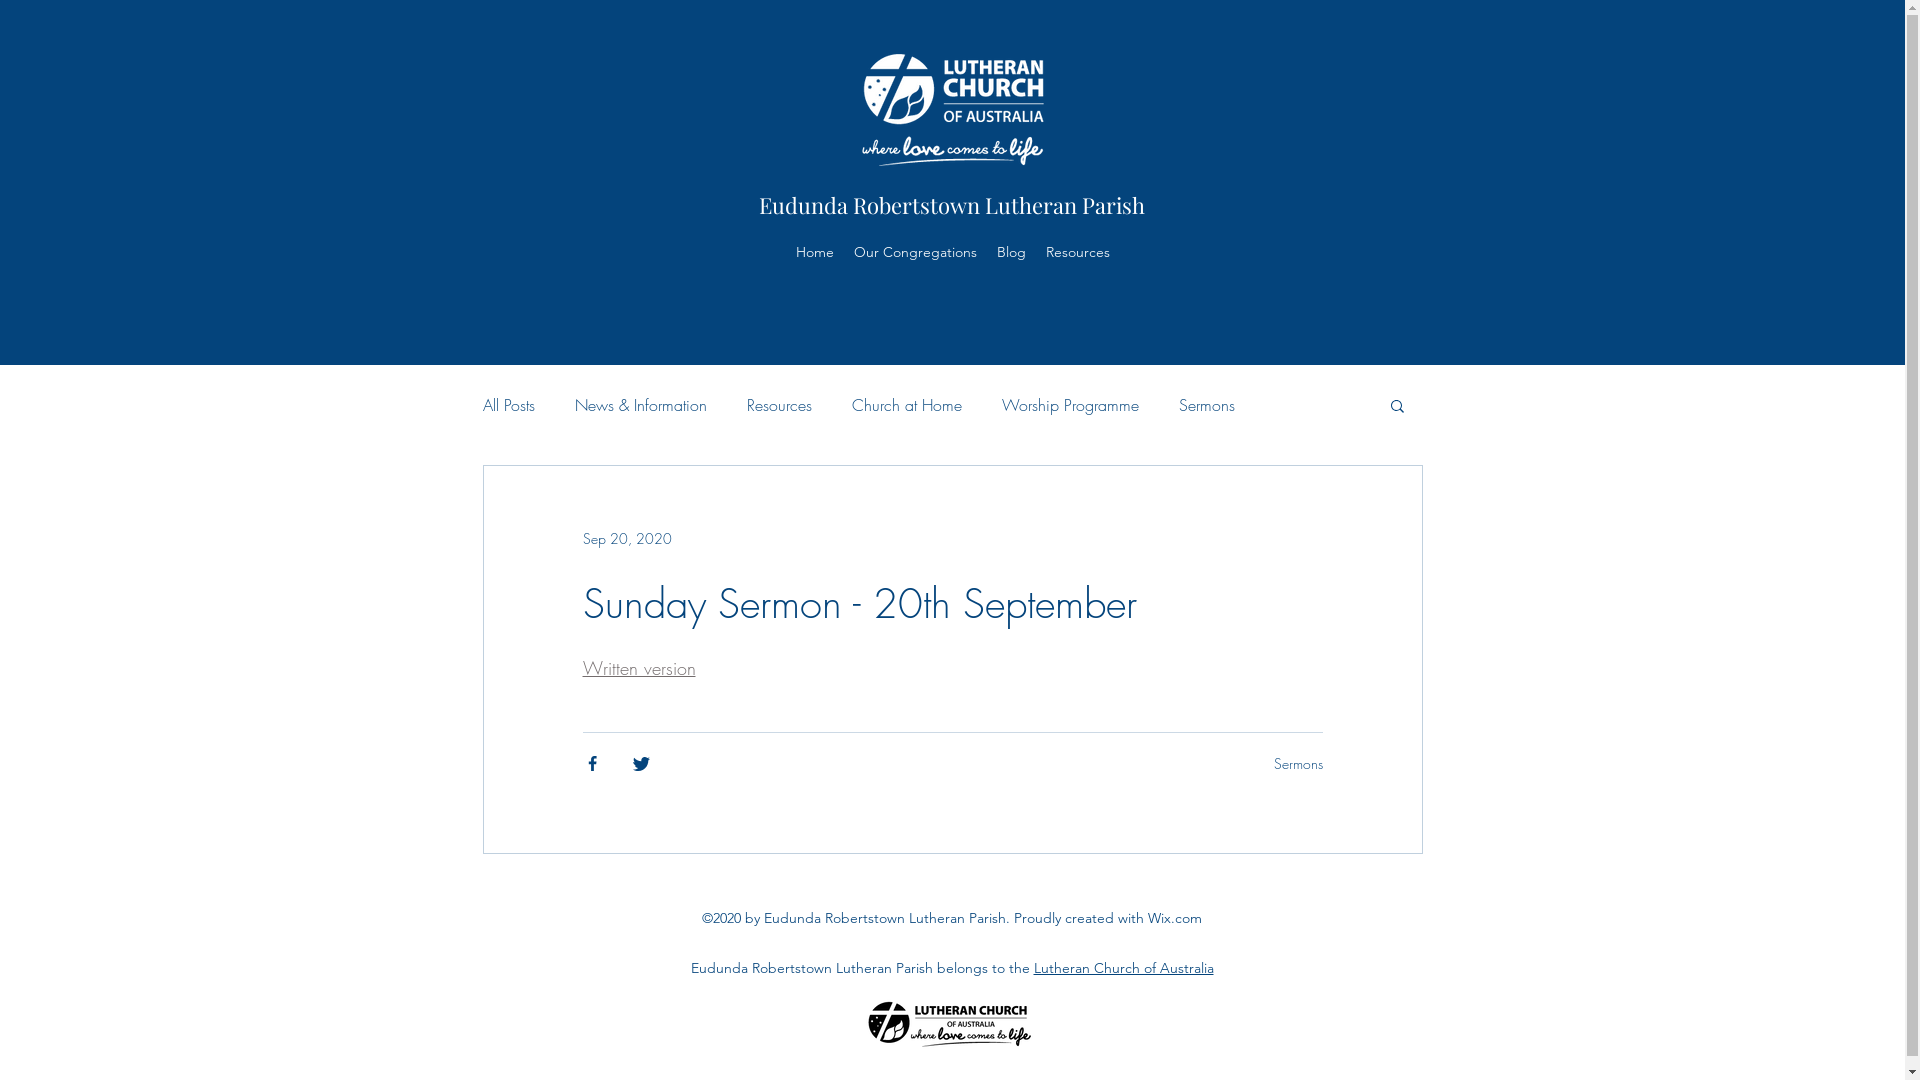 This screenshot has height=1080, width=1920. Describe the element at coordinates (987, 250) in the screenshot. I see `'Blog'` at that location.